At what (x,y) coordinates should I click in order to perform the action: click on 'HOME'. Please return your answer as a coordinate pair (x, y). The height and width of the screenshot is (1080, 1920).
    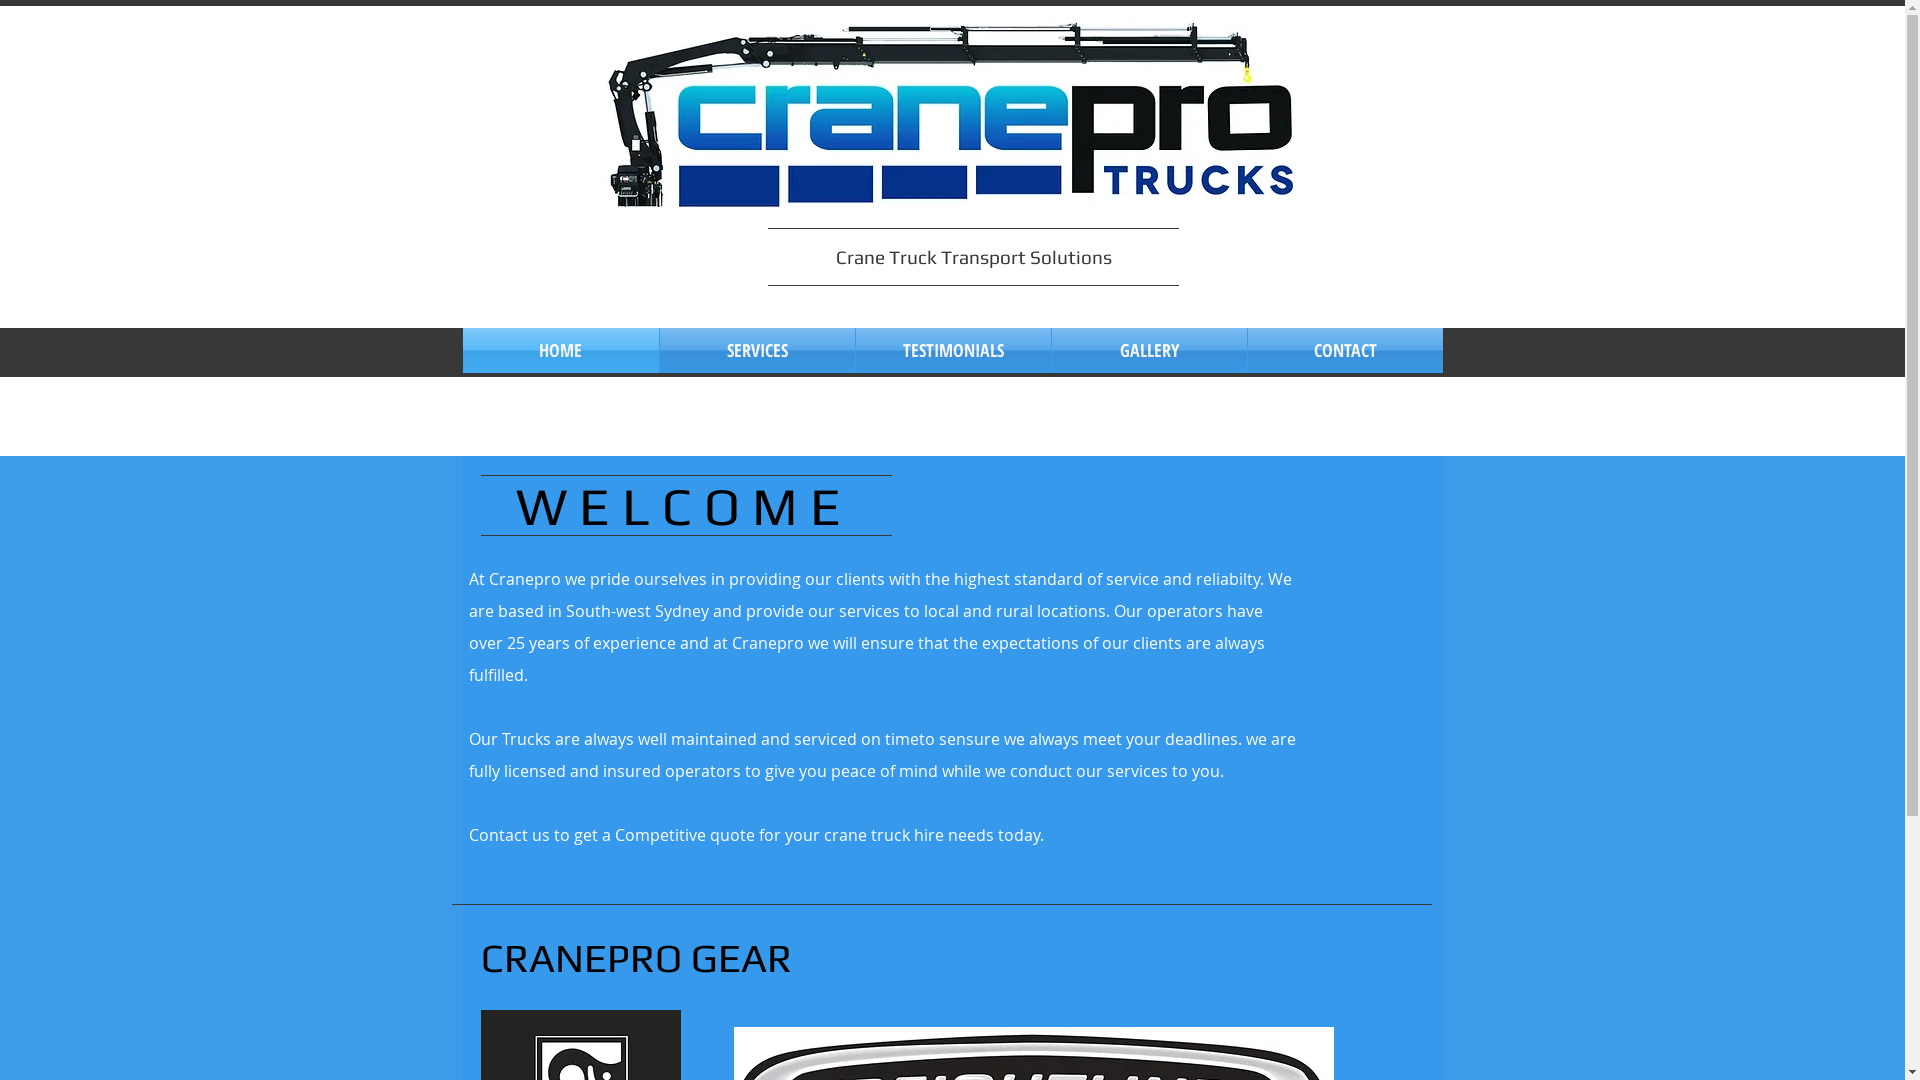
    Looking at the image, I should click on (560, 349).